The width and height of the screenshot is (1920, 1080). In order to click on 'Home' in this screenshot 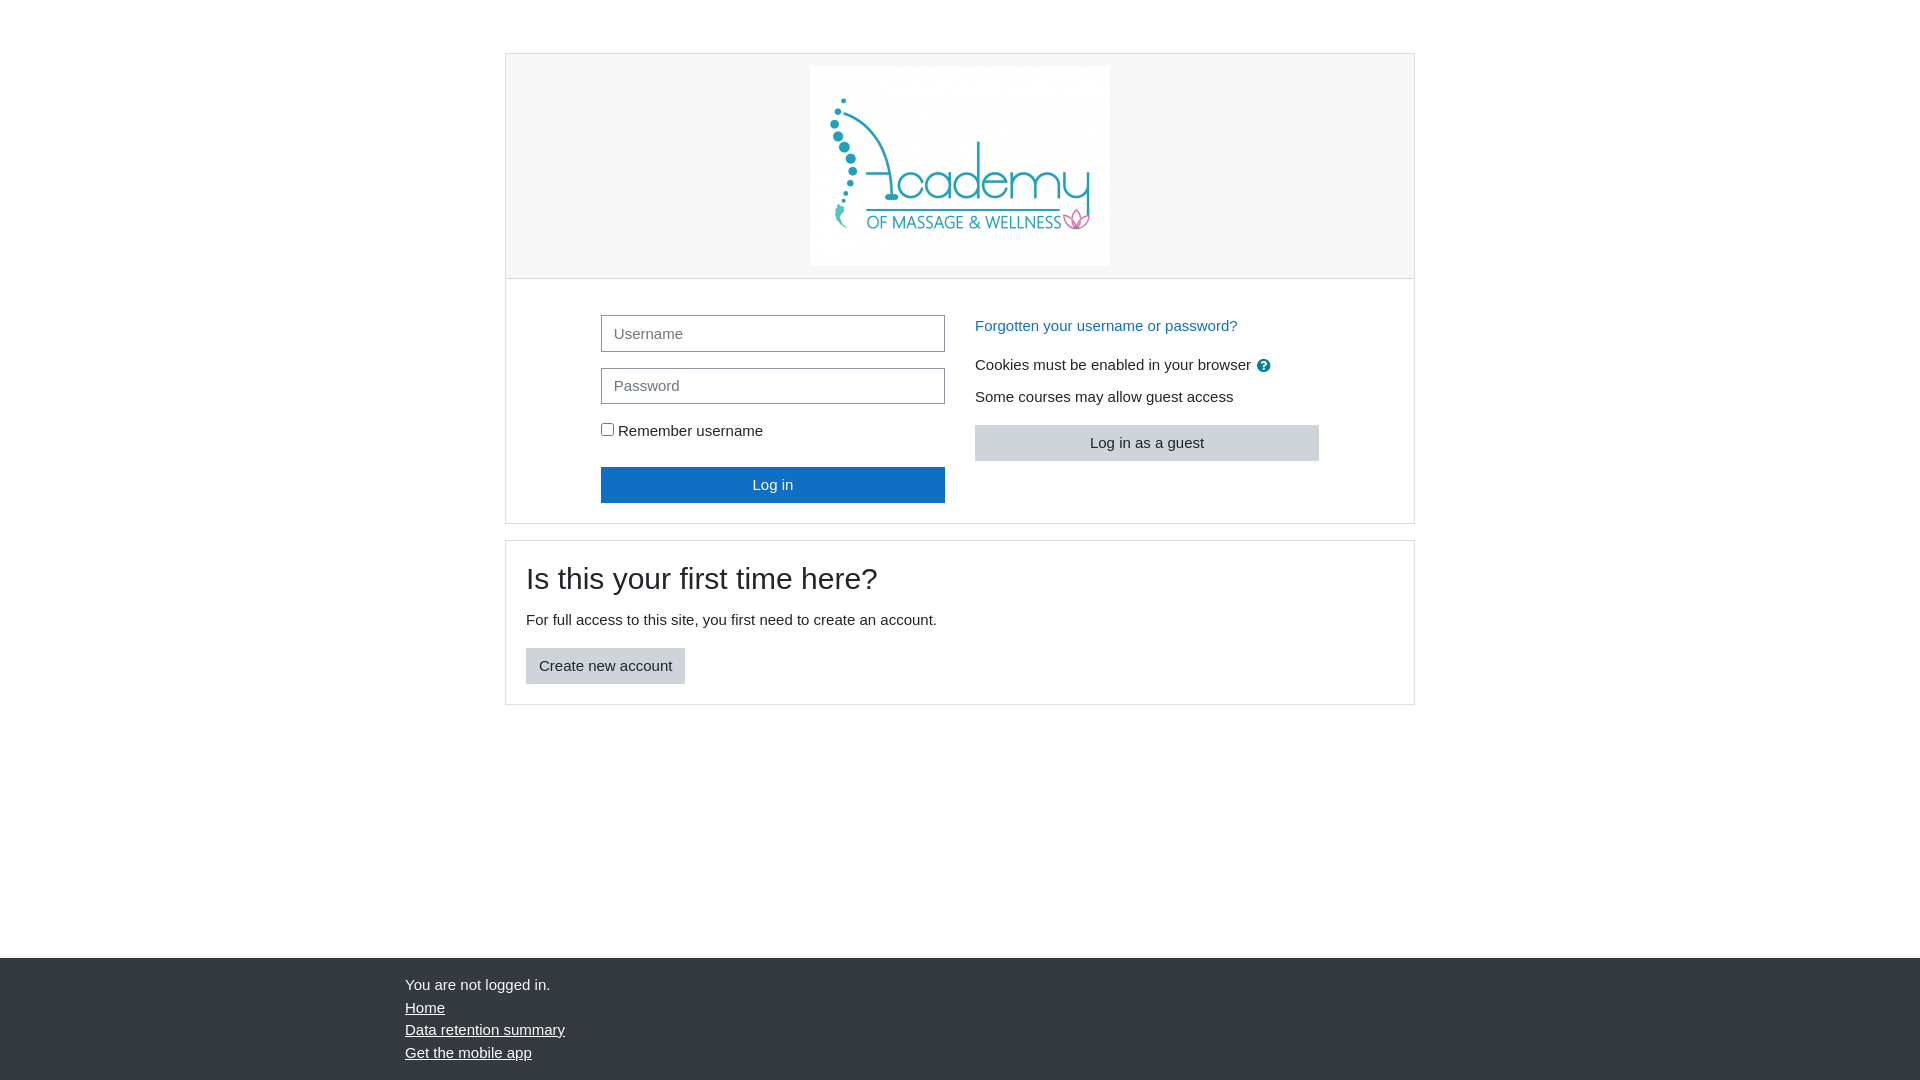, I will do `click(424, 1006)`.